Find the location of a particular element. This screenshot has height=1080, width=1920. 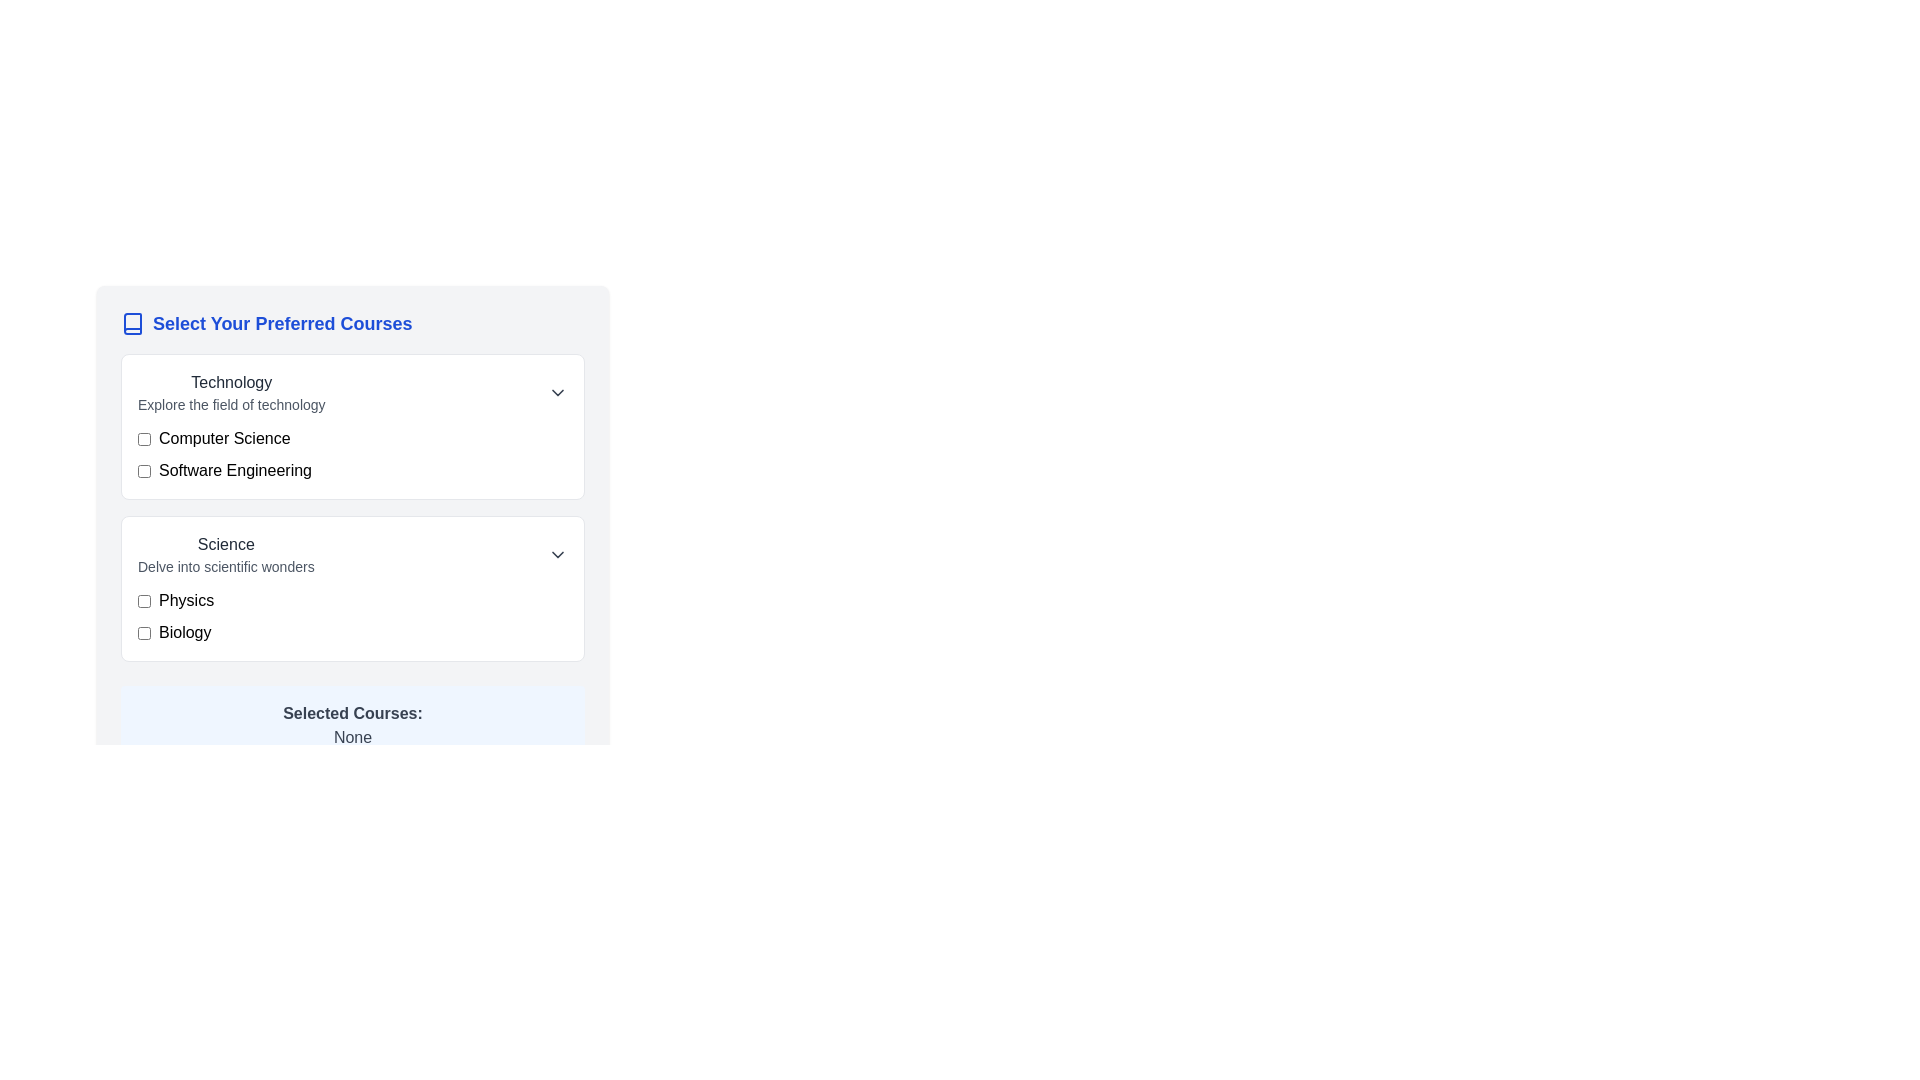

the downward-facing arrow icon button, which is styled with a thin stroke and rounded design, located to the right of the text 'Science' and 'Delve into scientific wonders' is located at coordinates (557, 555).